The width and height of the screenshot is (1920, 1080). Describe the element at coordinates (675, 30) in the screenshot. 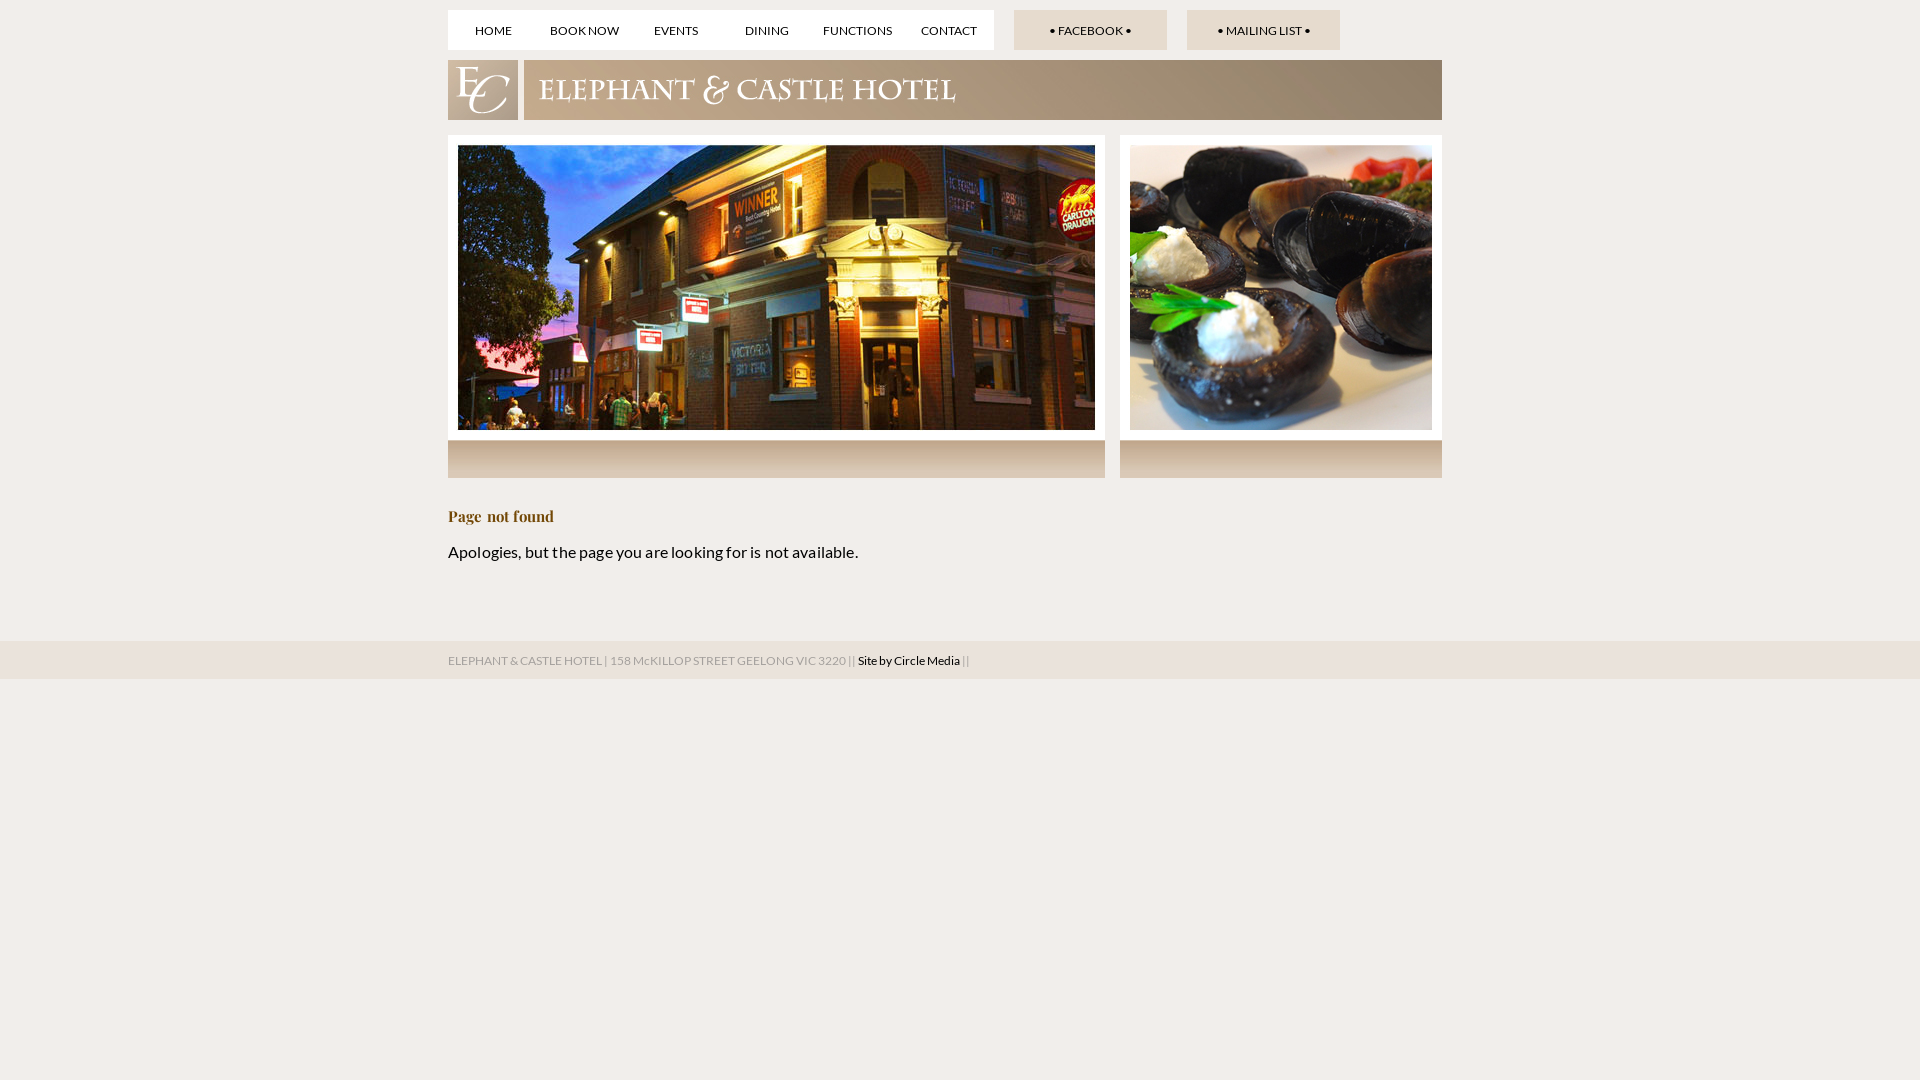

I see `'EVENTS'` at that location.